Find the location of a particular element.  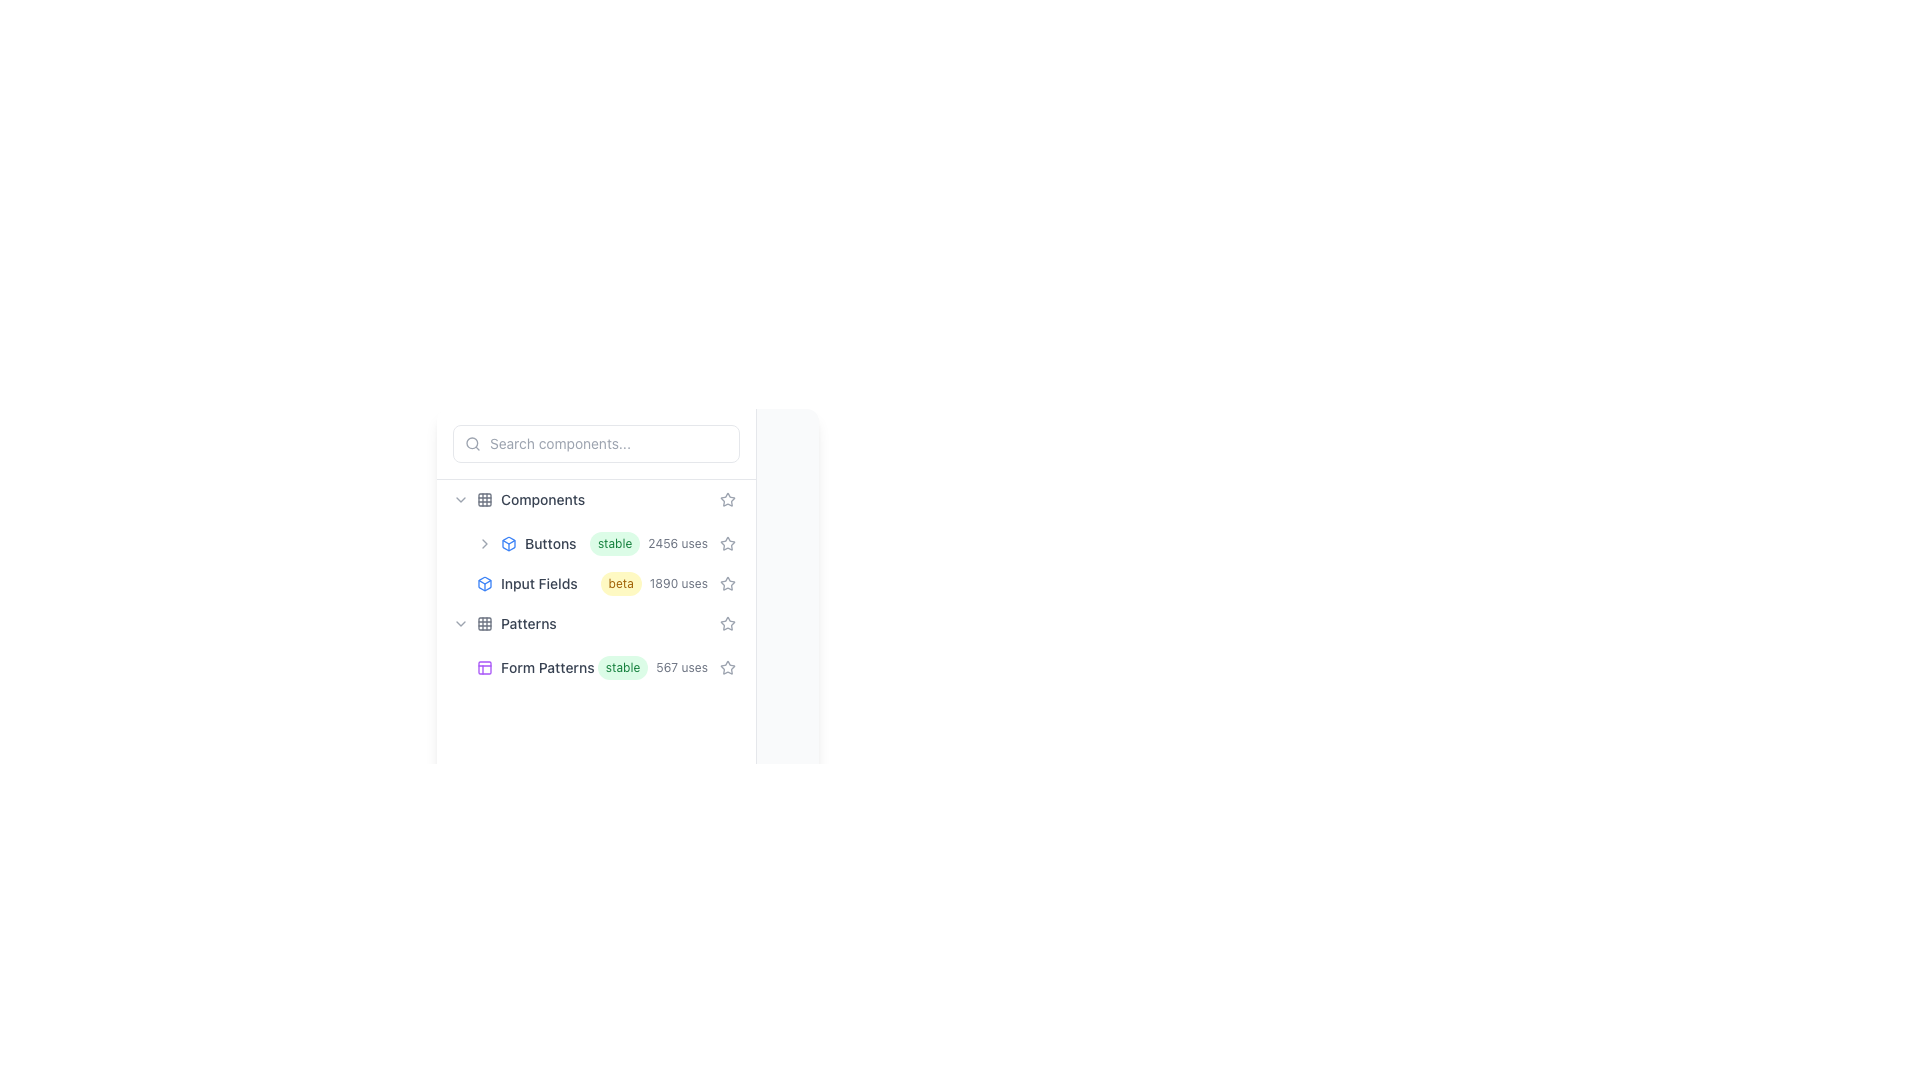

text from the label 'Input Fields', which is displayed in a medium-sized, dark gray font and is positioned next to a blue cube icon is located at coordinates (538, 583).